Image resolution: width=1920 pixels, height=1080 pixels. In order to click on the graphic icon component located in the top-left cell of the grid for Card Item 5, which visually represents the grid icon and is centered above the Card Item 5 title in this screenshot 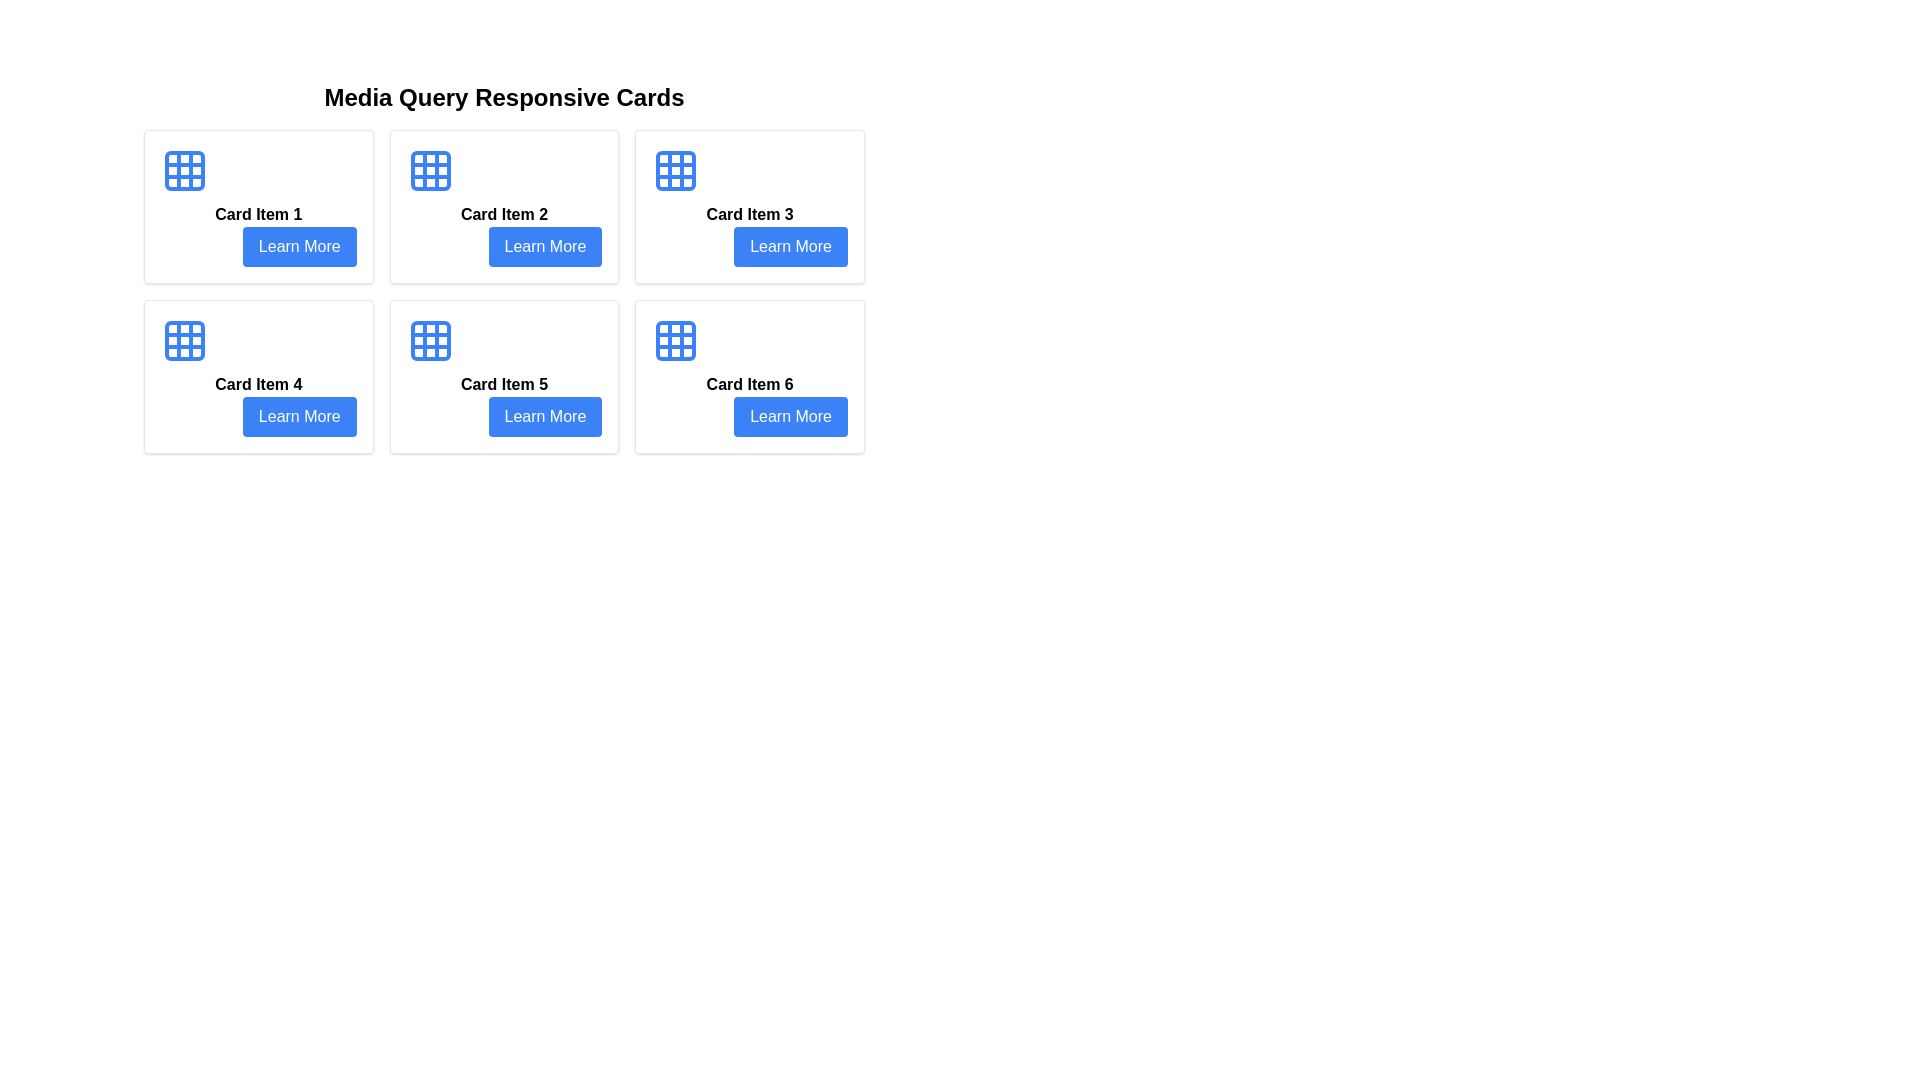, I will do `click(429, 339)`.